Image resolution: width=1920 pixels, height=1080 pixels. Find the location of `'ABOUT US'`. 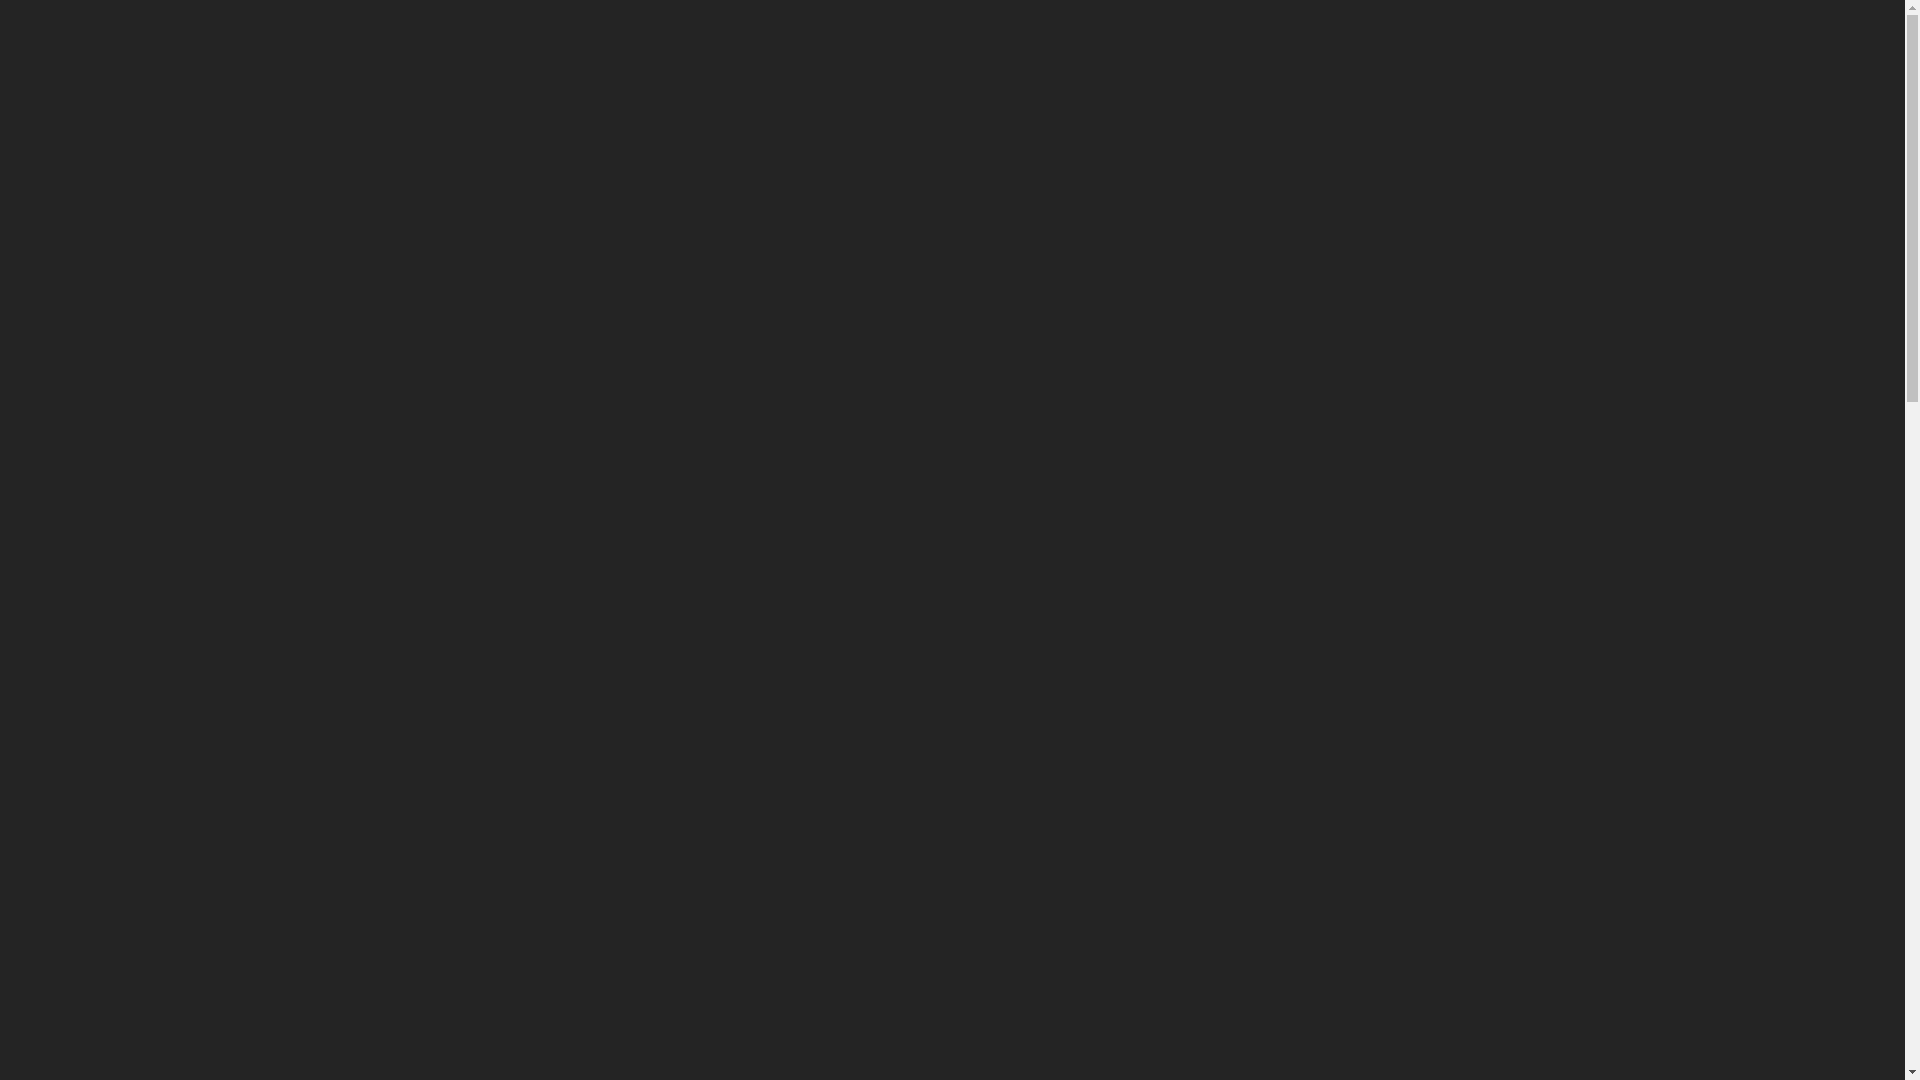

'ABOUT US' is located at coordinates (542, 109).